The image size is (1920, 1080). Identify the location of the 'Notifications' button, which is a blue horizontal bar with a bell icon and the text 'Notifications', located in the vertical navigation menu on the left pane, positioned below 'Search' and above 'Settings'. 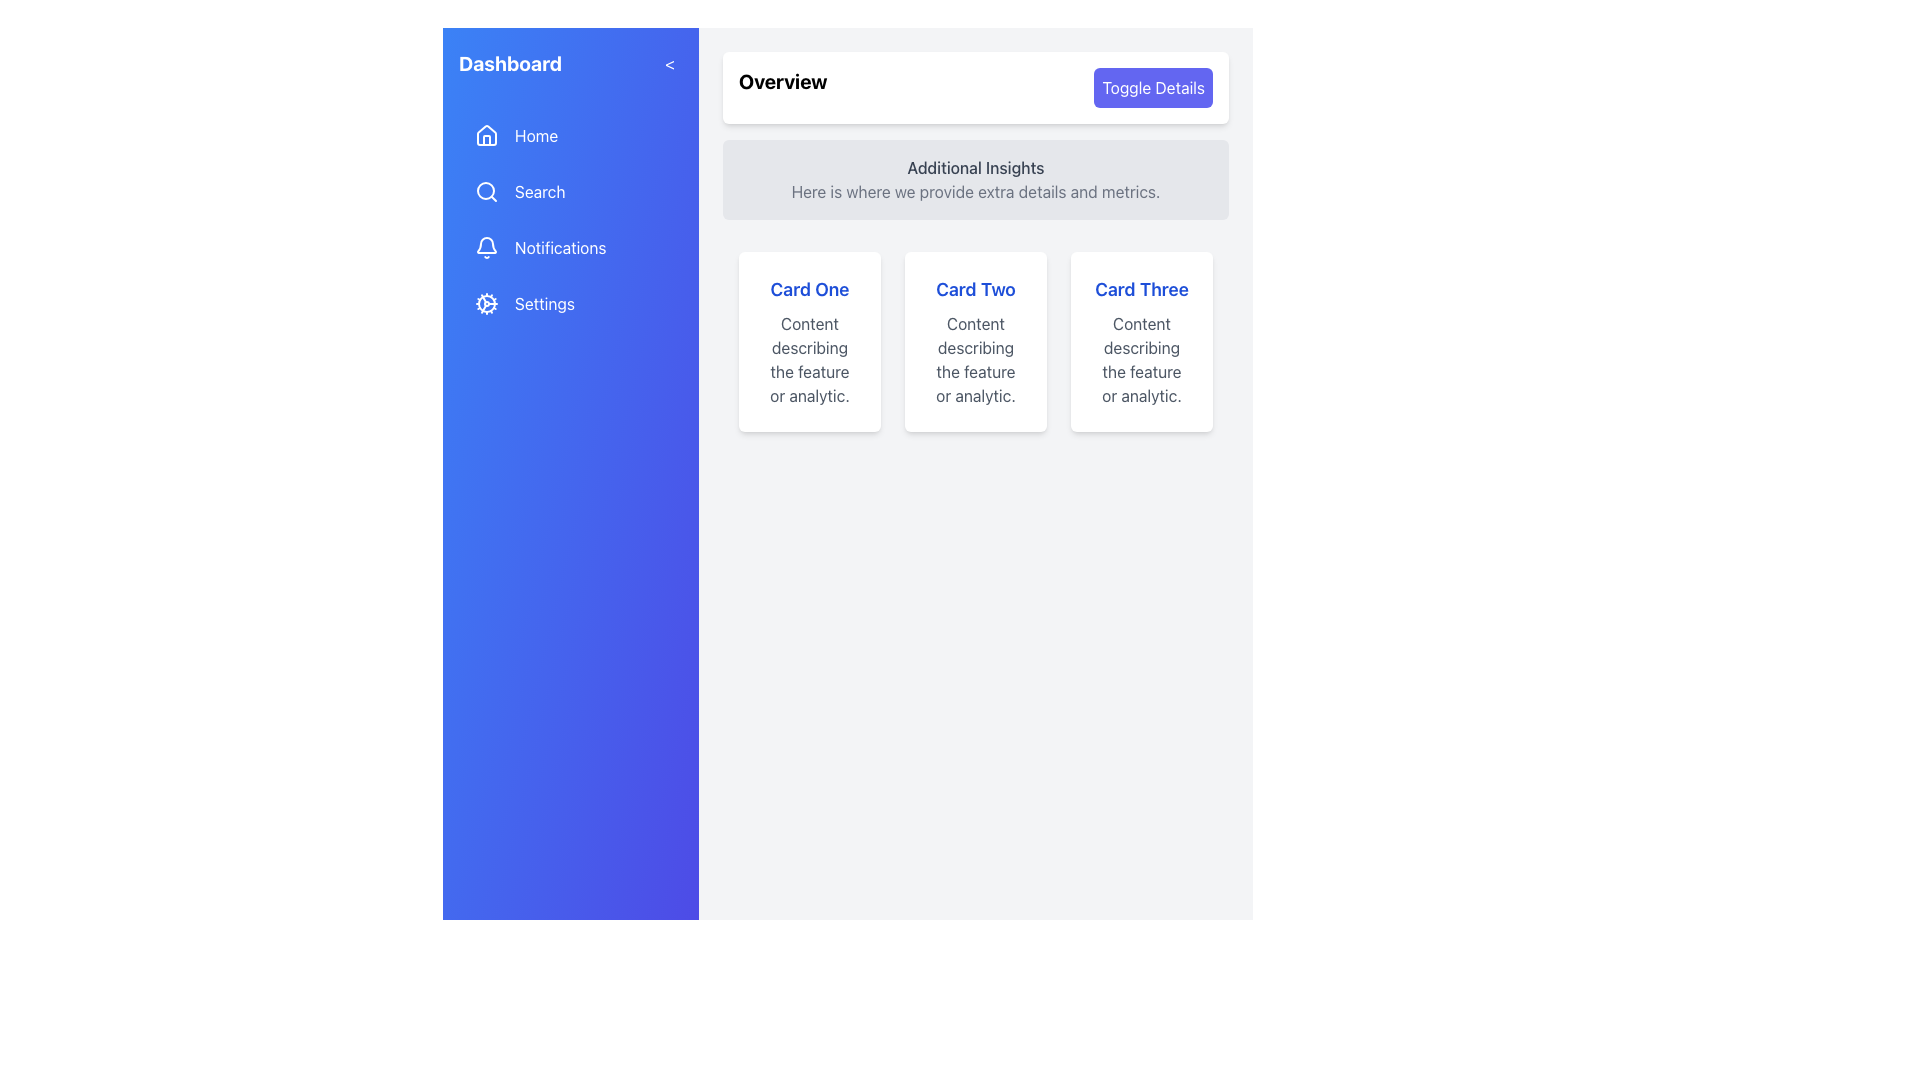
(570, 246).